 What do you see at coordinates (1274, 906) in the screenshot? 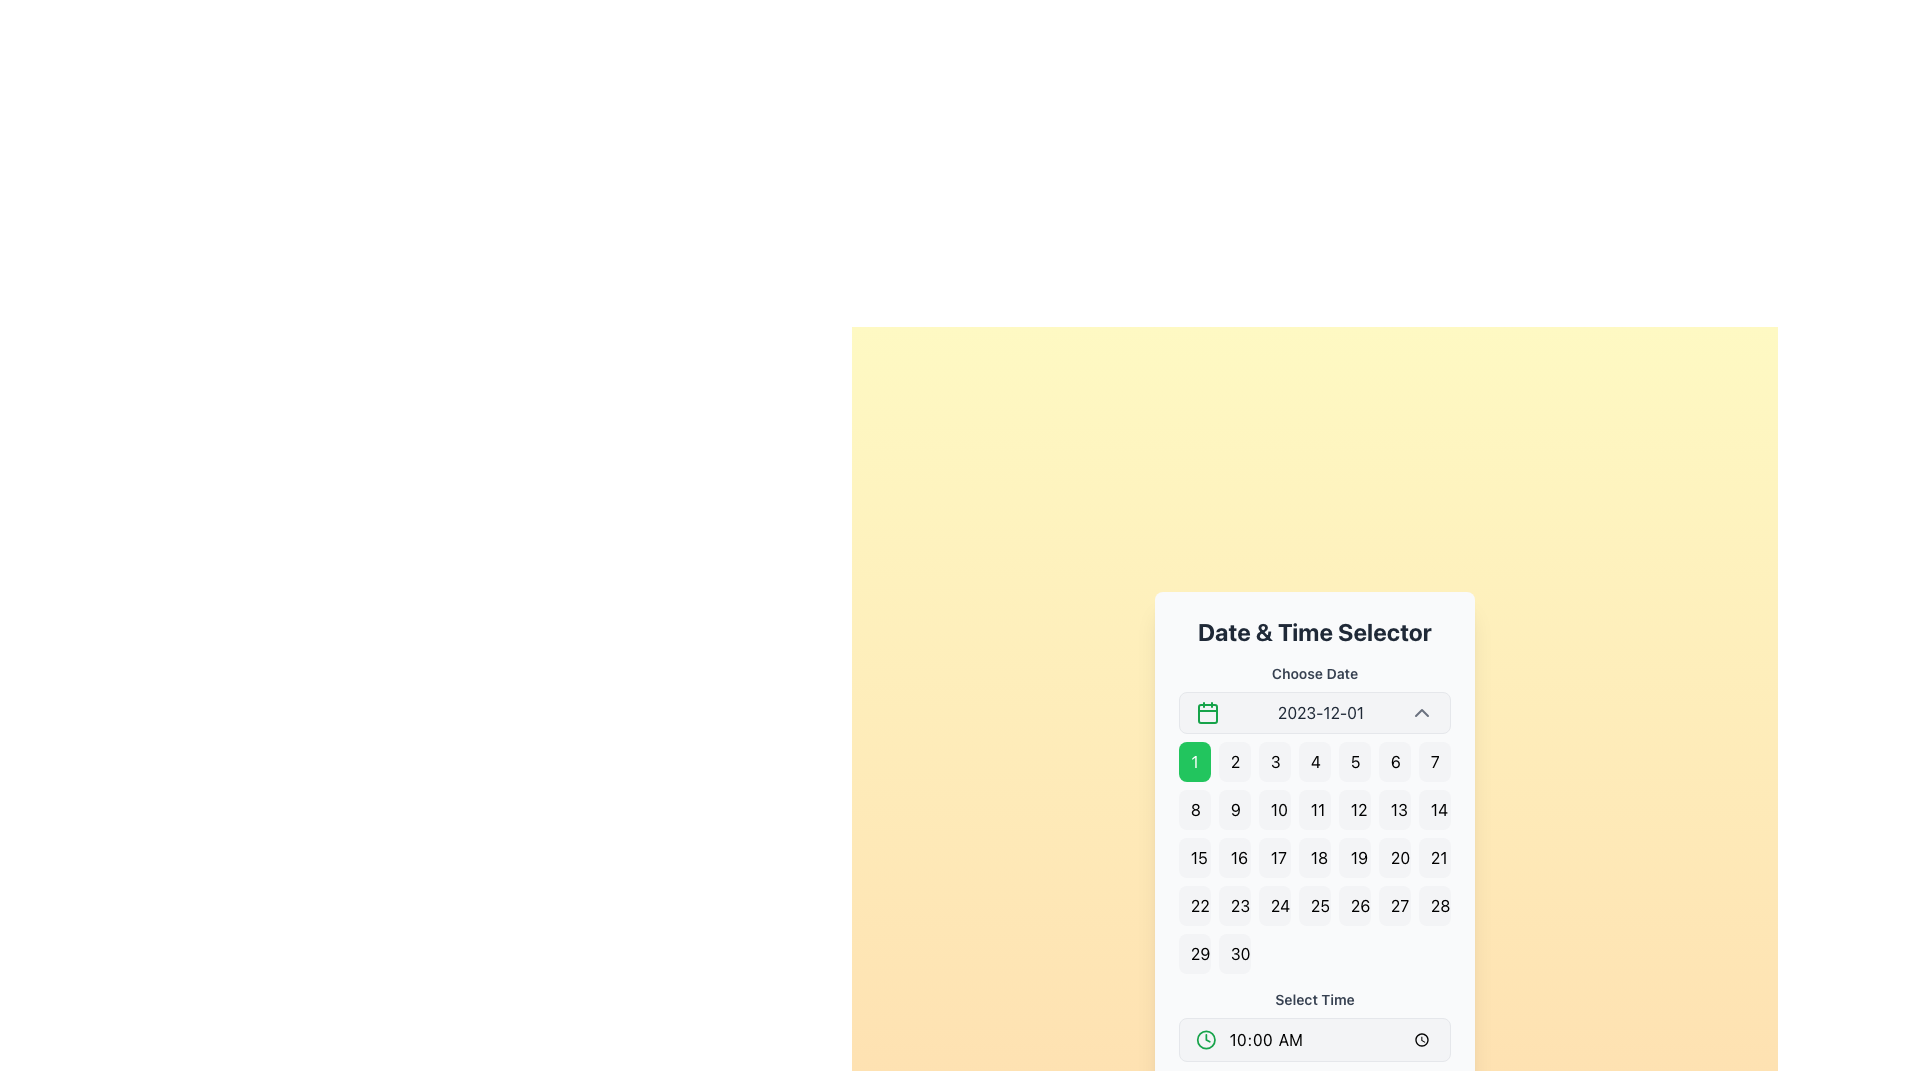
I see `the rounded rectangular button displaying the number '24' in black text on a light gray background` at bounding box center [1274, 906].